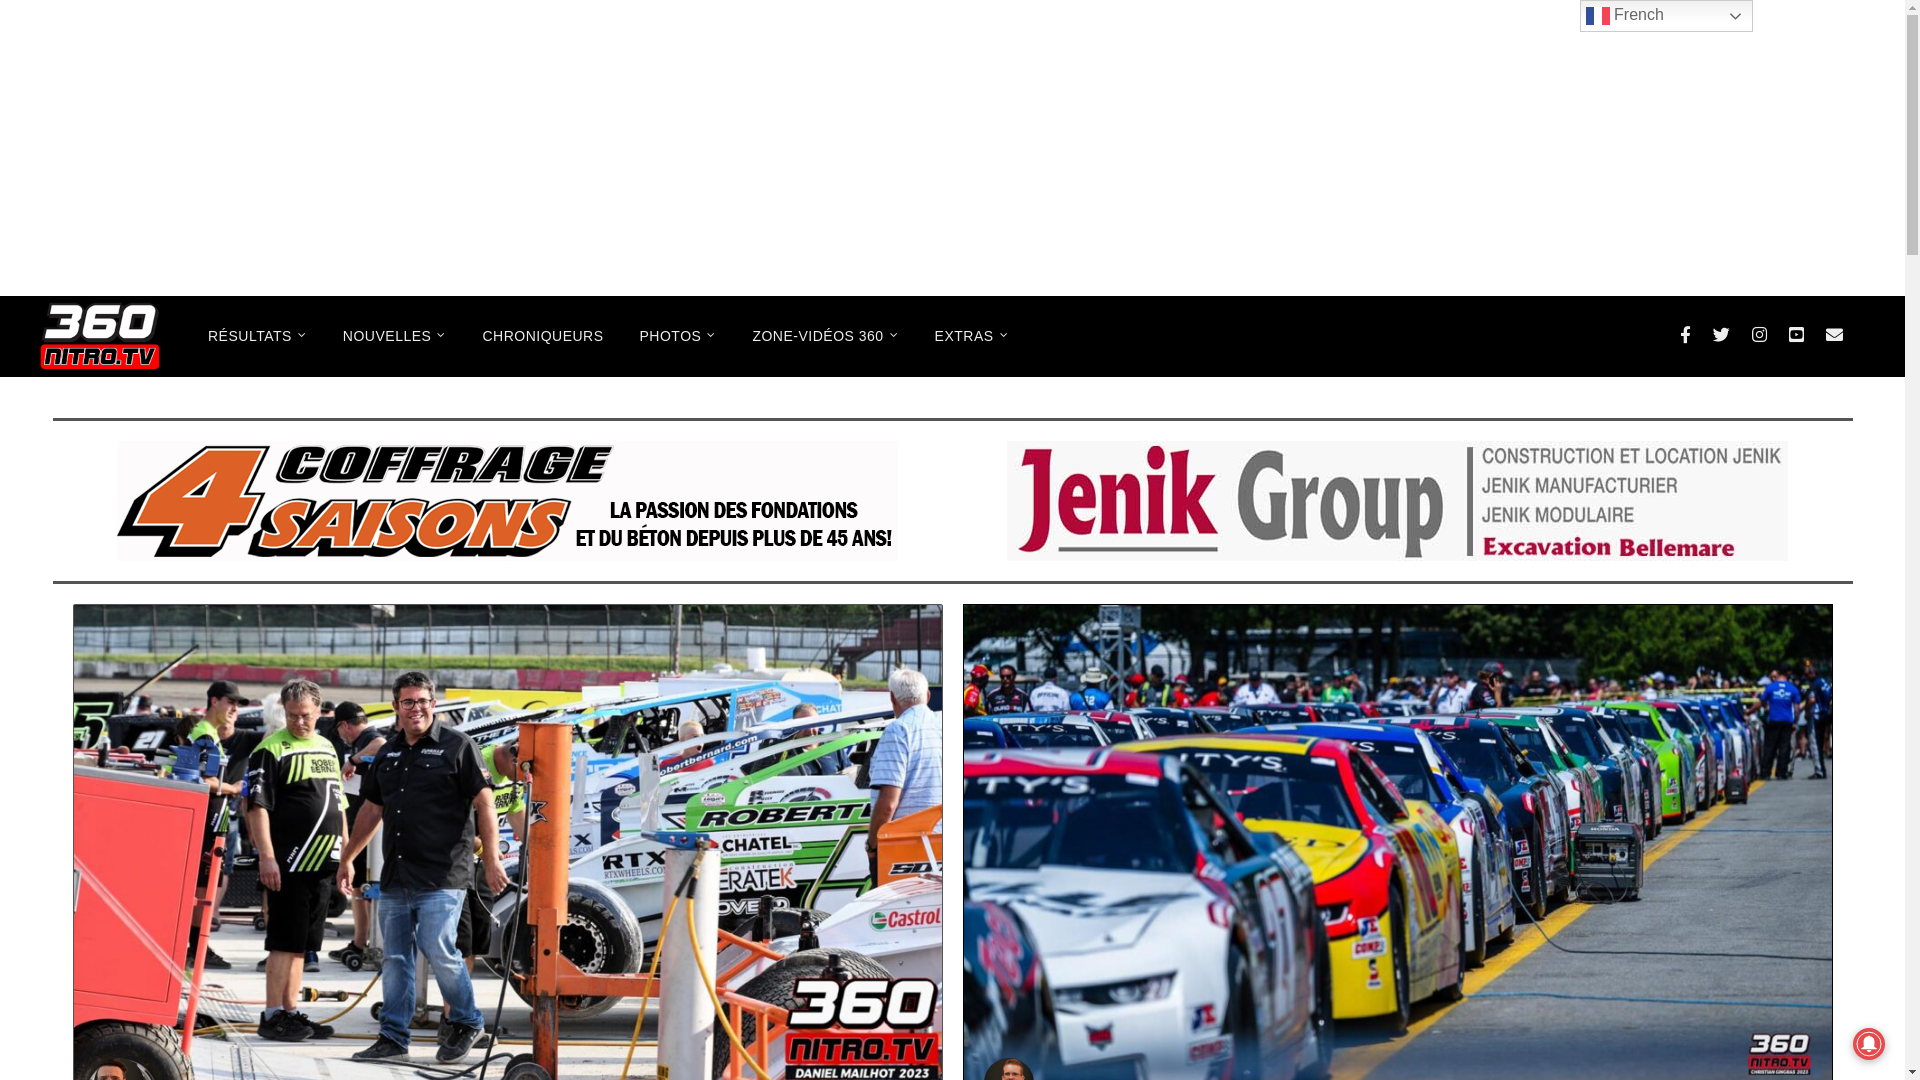 The height and width of the screenshot is (1080, 1920). What do you see at coordinates (1684, 334) in the screenshot?
I see `'Facebook'` at bounding box center [1684, 334].